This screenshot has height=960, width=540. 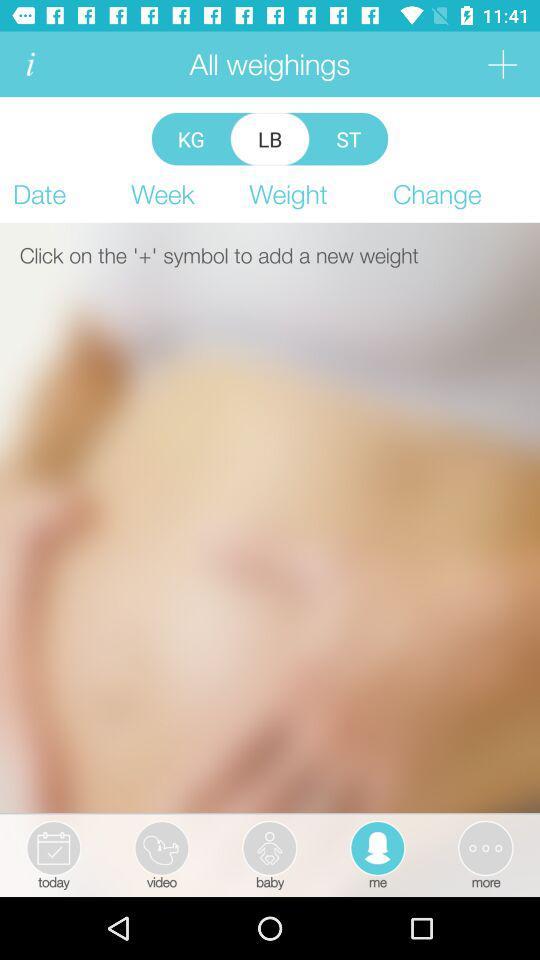 What do you see at coordinates (29, 64) in the screenshot?
I see `information` at bounding box center [29, 64].